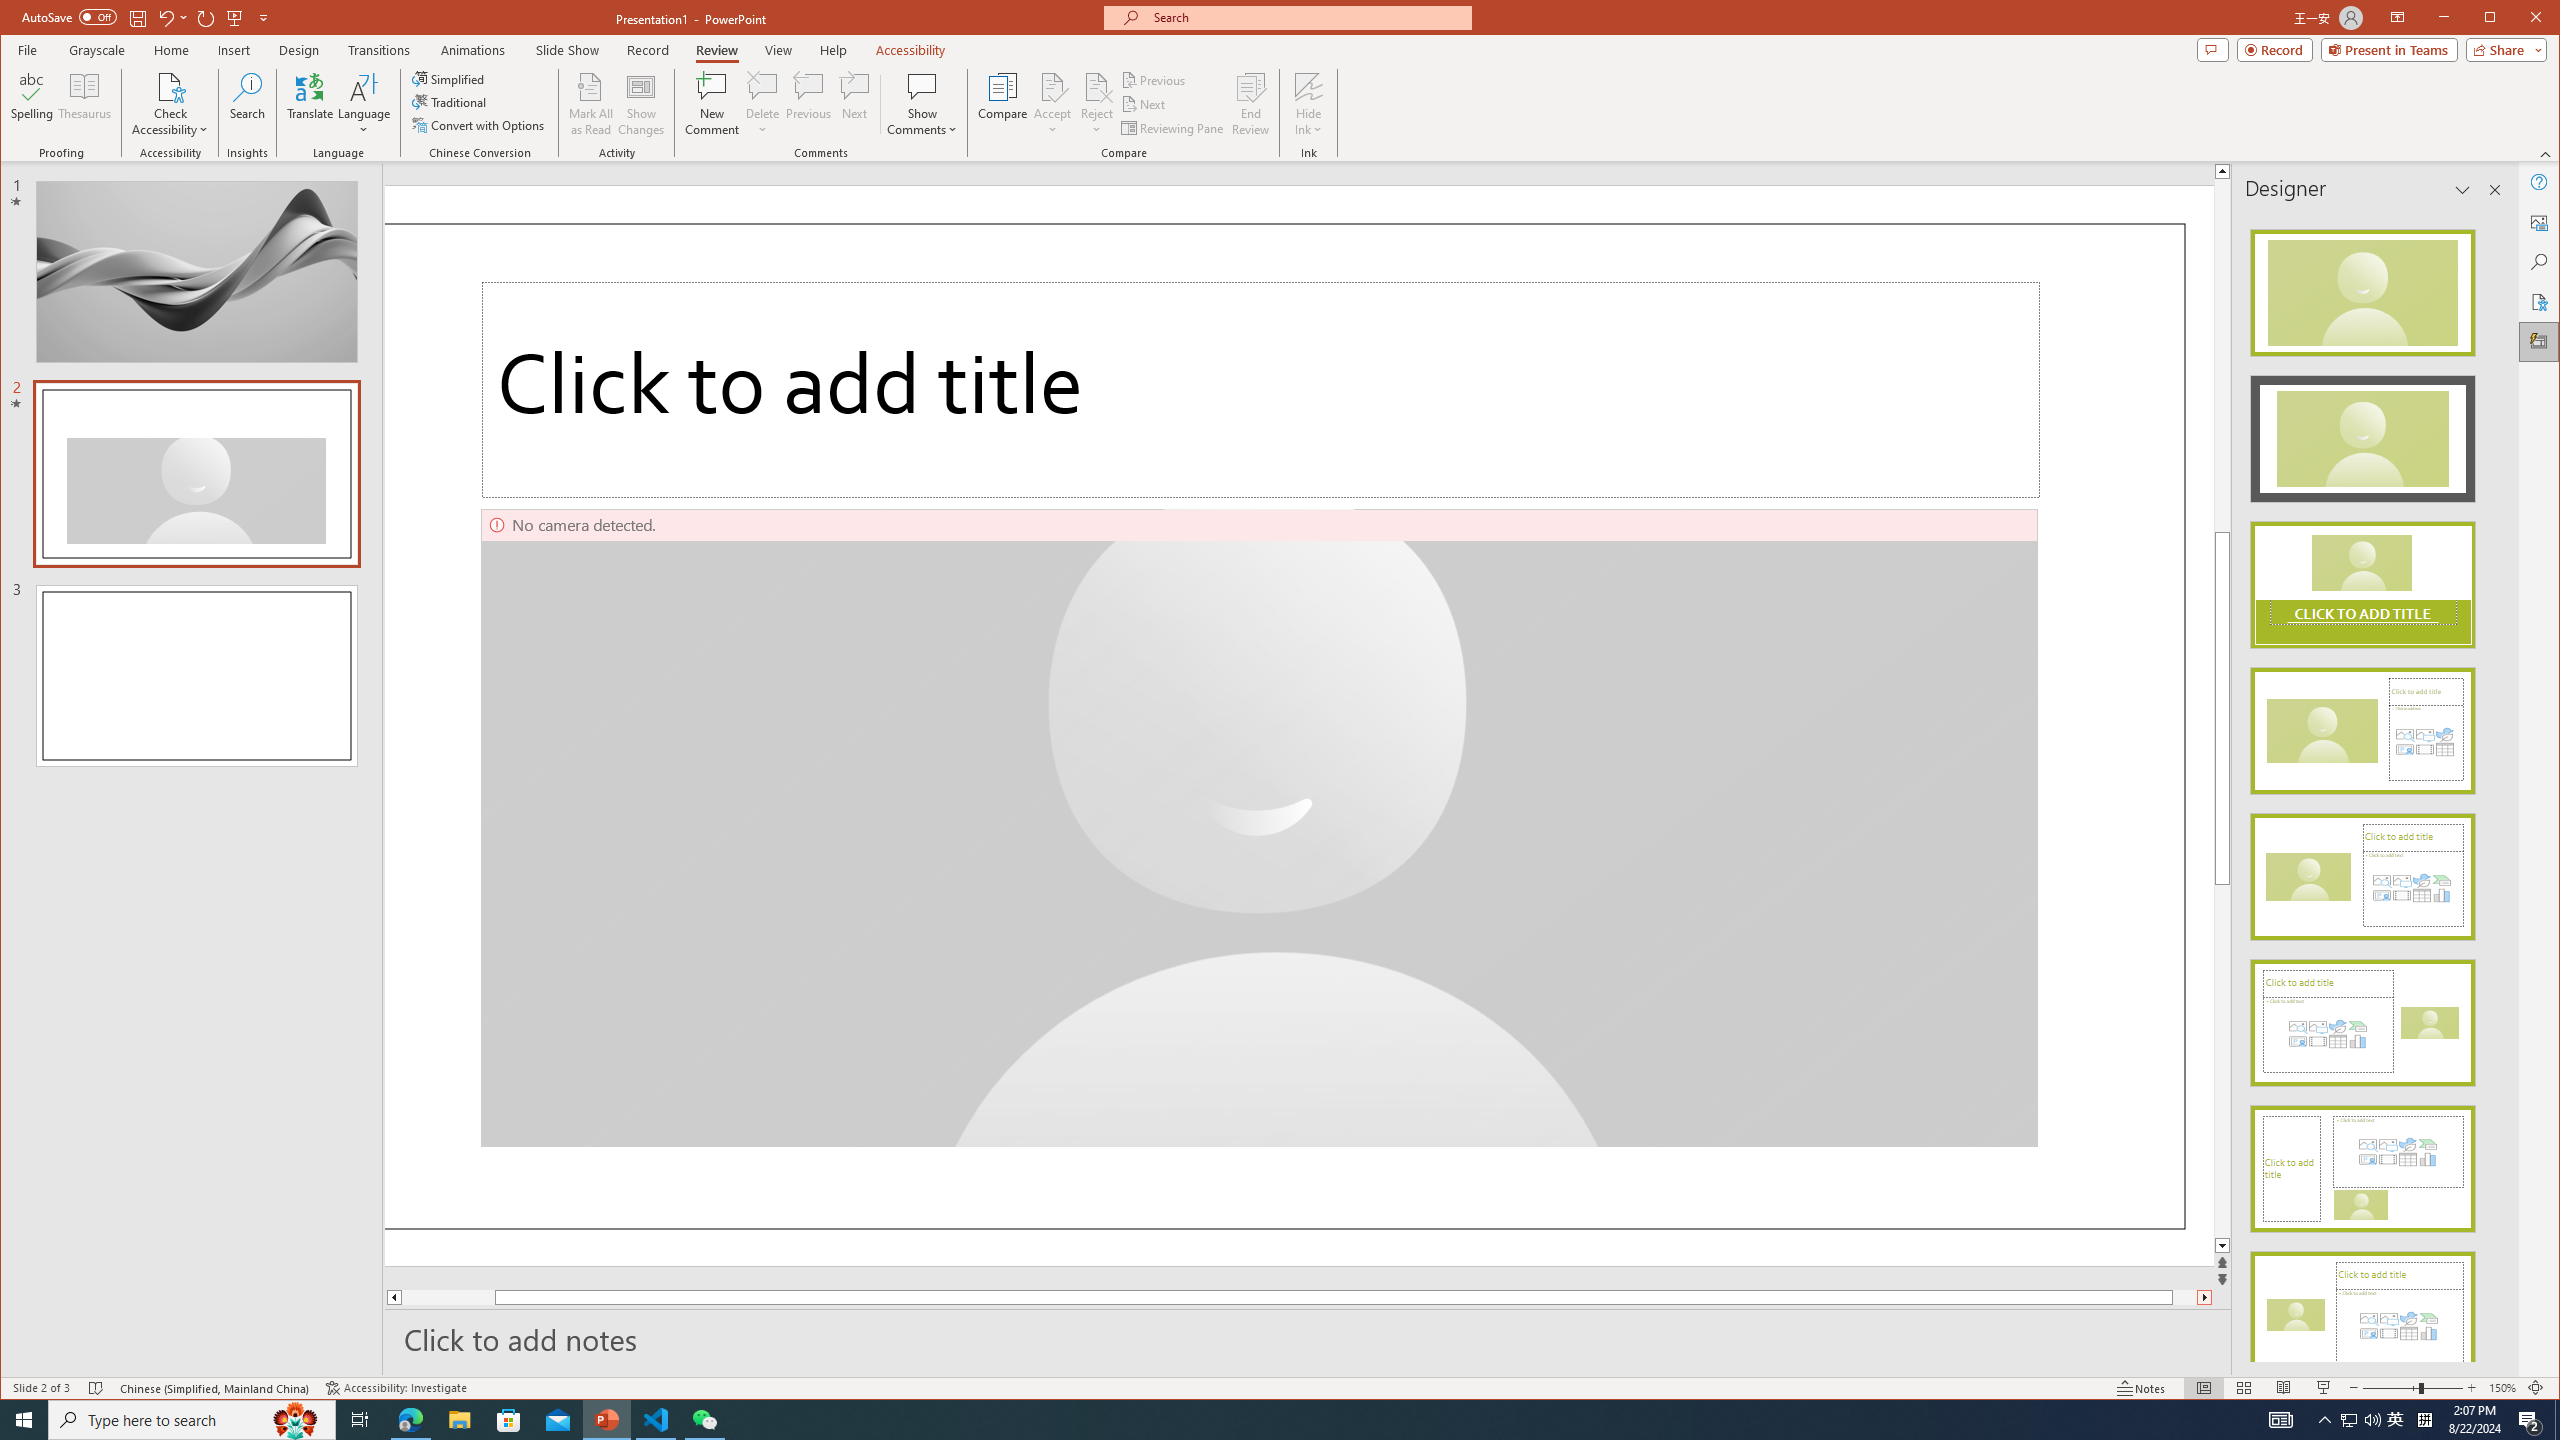  Describe the element at coordinates (1308, 85) in the screenshot. I see `'Hide Ink'` at that location.